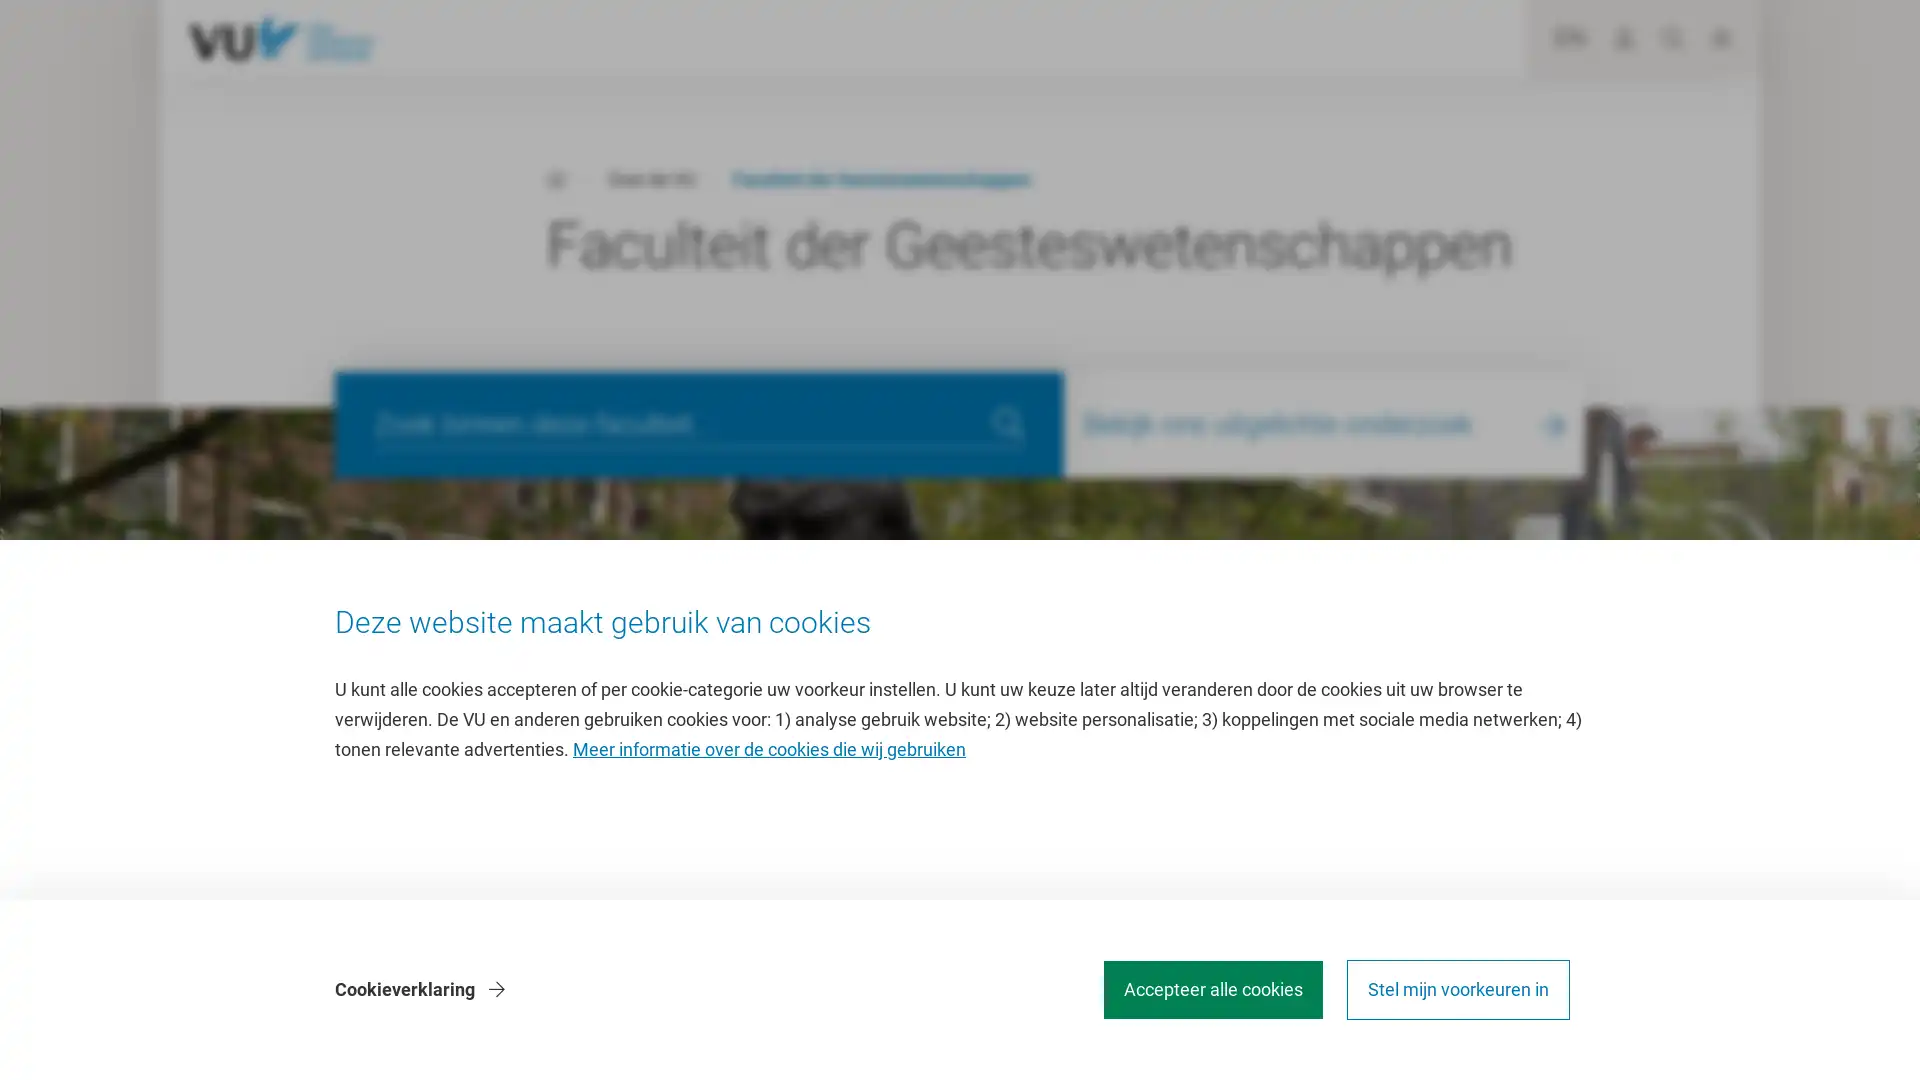 The height and width of the screenshot is (1080, 1920). I want to click on search, so click(1008, 423).